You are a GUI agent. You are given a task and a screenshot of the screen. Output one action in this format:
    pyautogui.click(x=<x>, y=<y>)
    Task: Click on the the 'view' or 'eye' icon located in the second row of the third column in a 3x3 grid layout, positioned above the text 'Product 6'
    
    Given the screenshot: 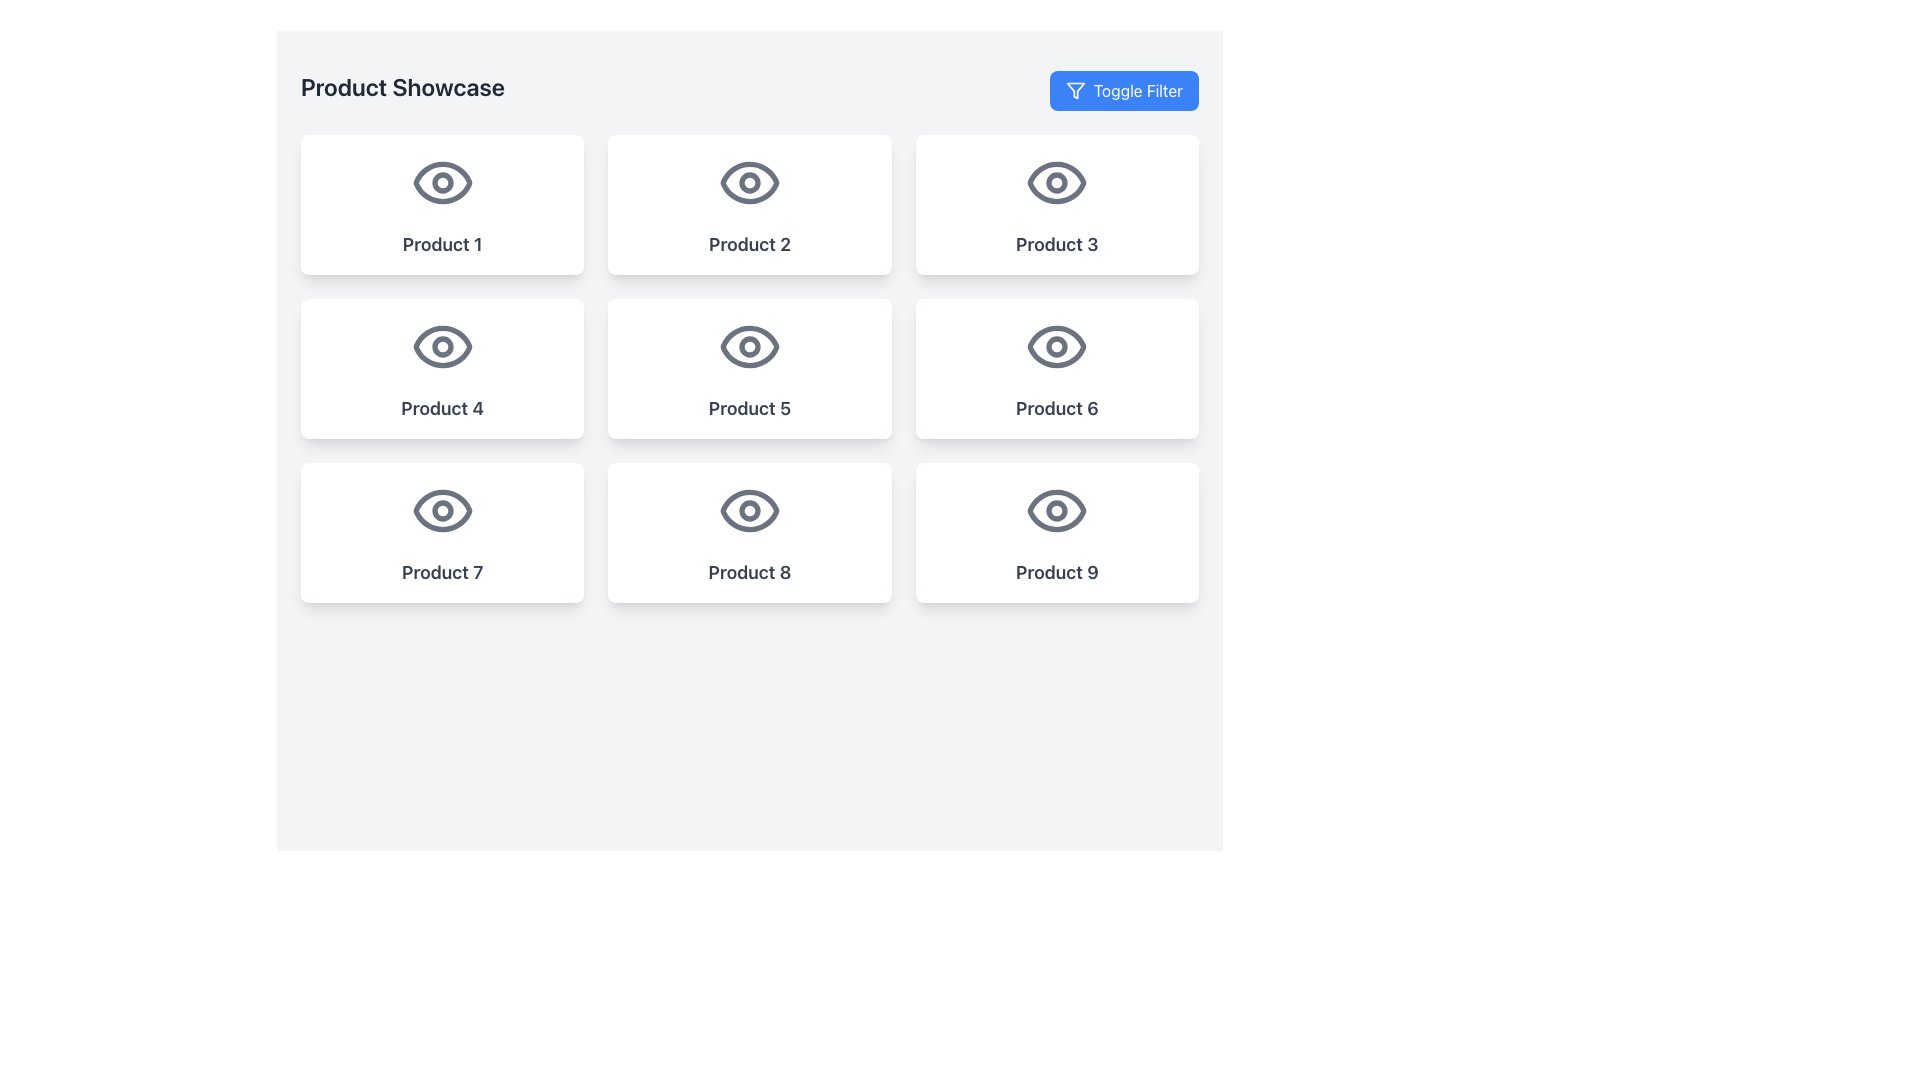 What is the action you would take?
    pyautogui.click(x=1056, y=346)
    